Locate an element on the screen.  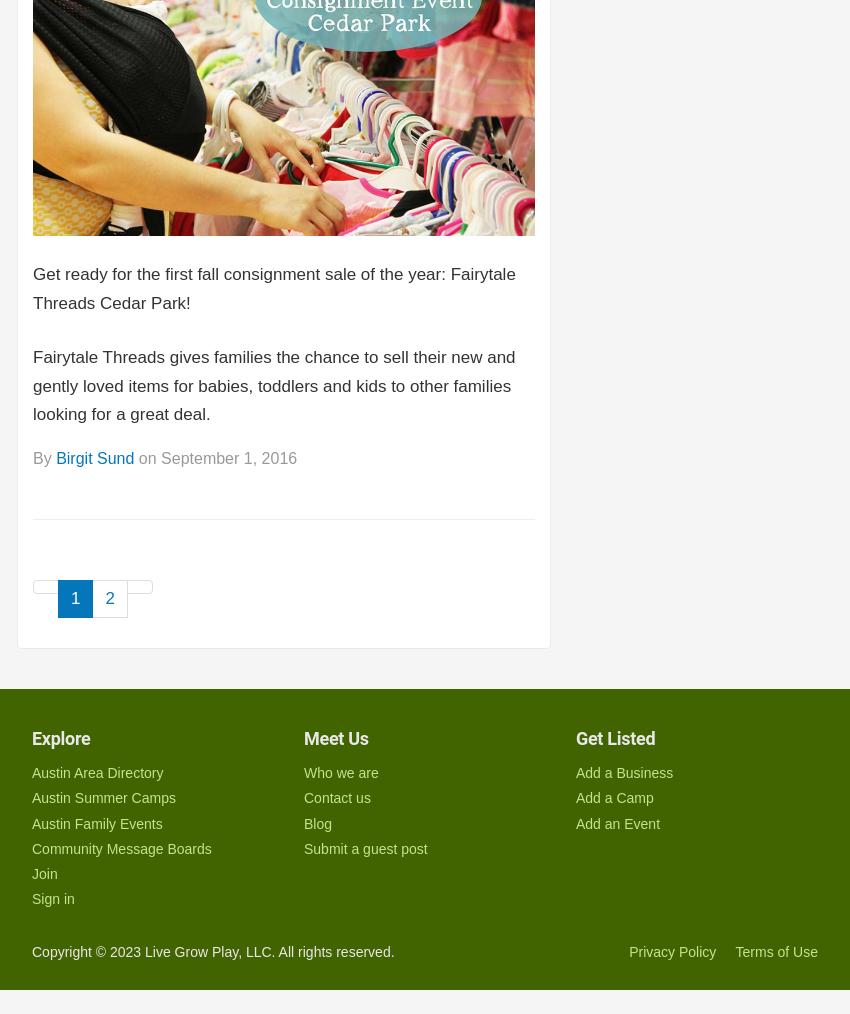
'Community Message Boards' is located at coordinates (120, 847).